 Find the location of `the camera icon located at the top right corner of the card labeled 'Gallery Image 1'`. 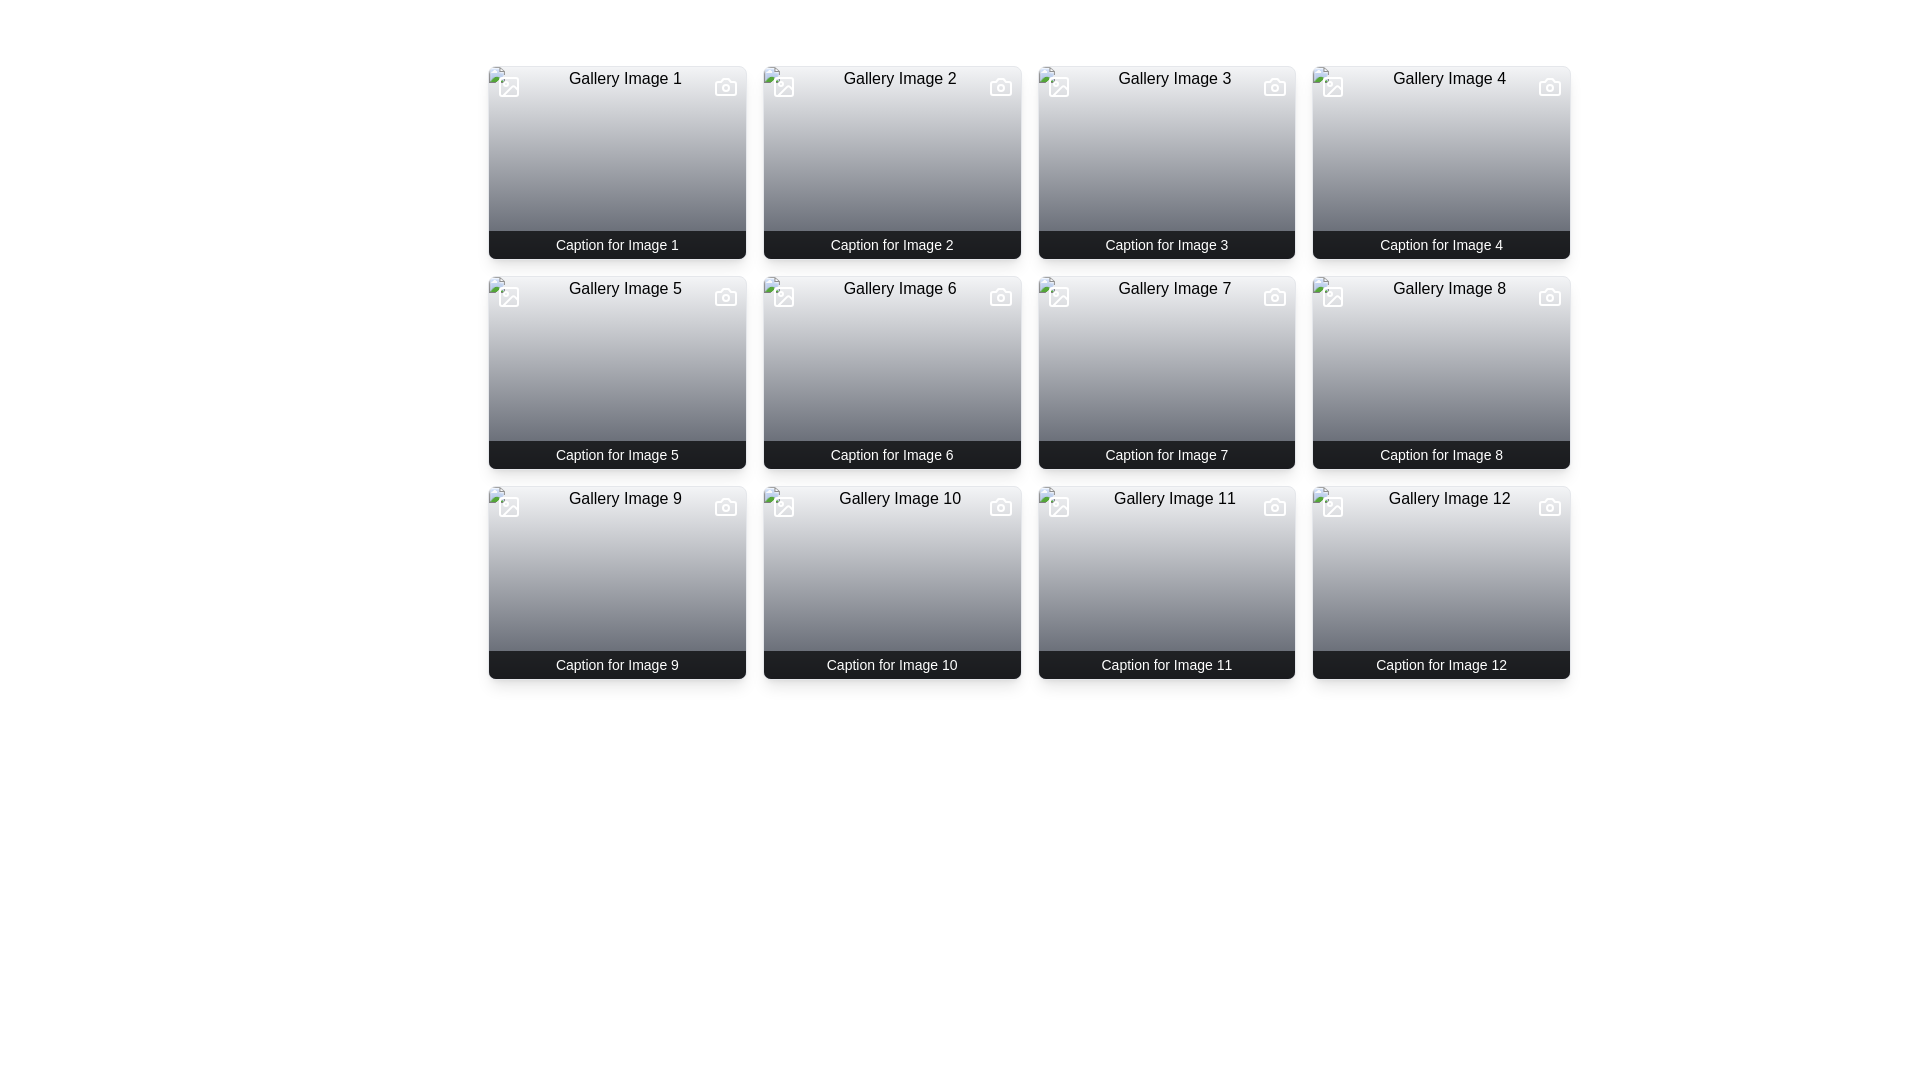

the camera icon located at the top right corner of the card labeled 'Gallery Image 1' is located at coordinates (724, 86).